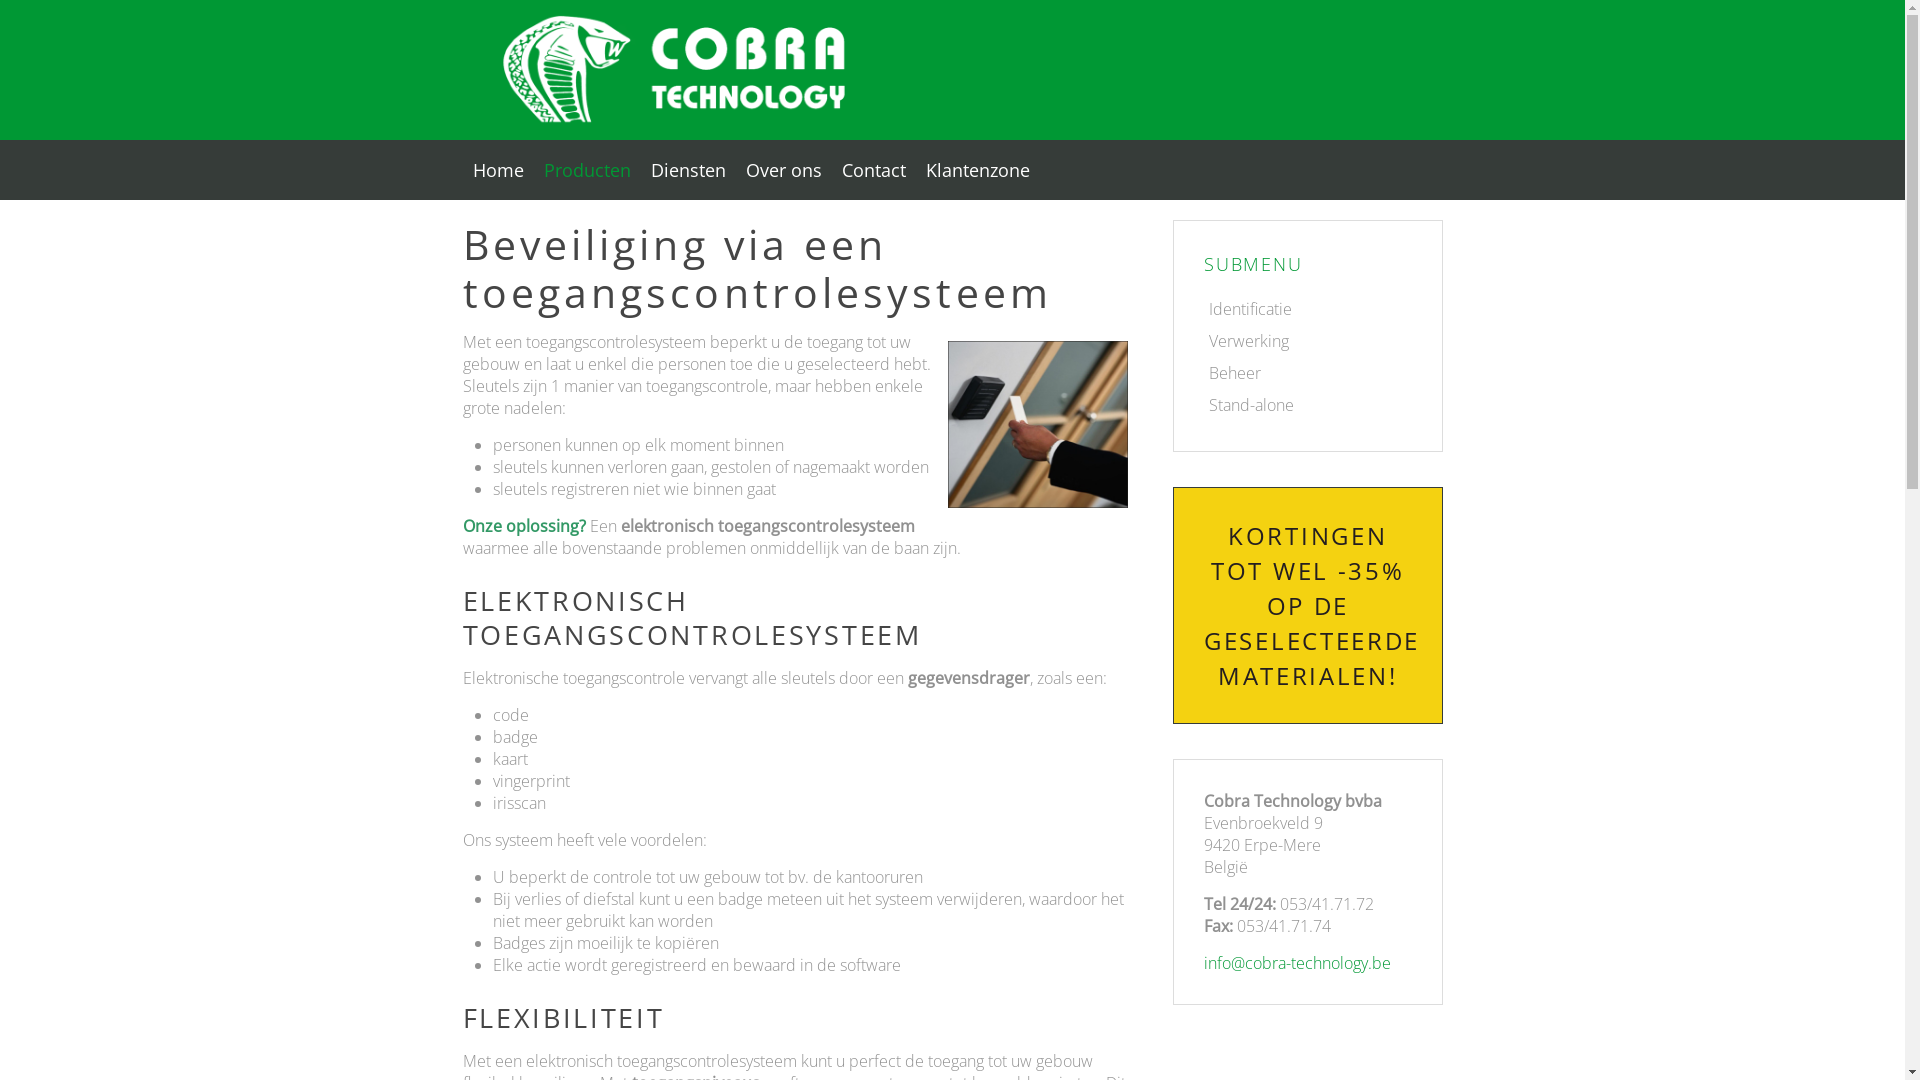 The width and height of the screenshot is (1920, 1080). Describe the element at coordinates (1308, 914) in the screenshot. I see `'Tel 24/24: 053/41.71.72` at that location.